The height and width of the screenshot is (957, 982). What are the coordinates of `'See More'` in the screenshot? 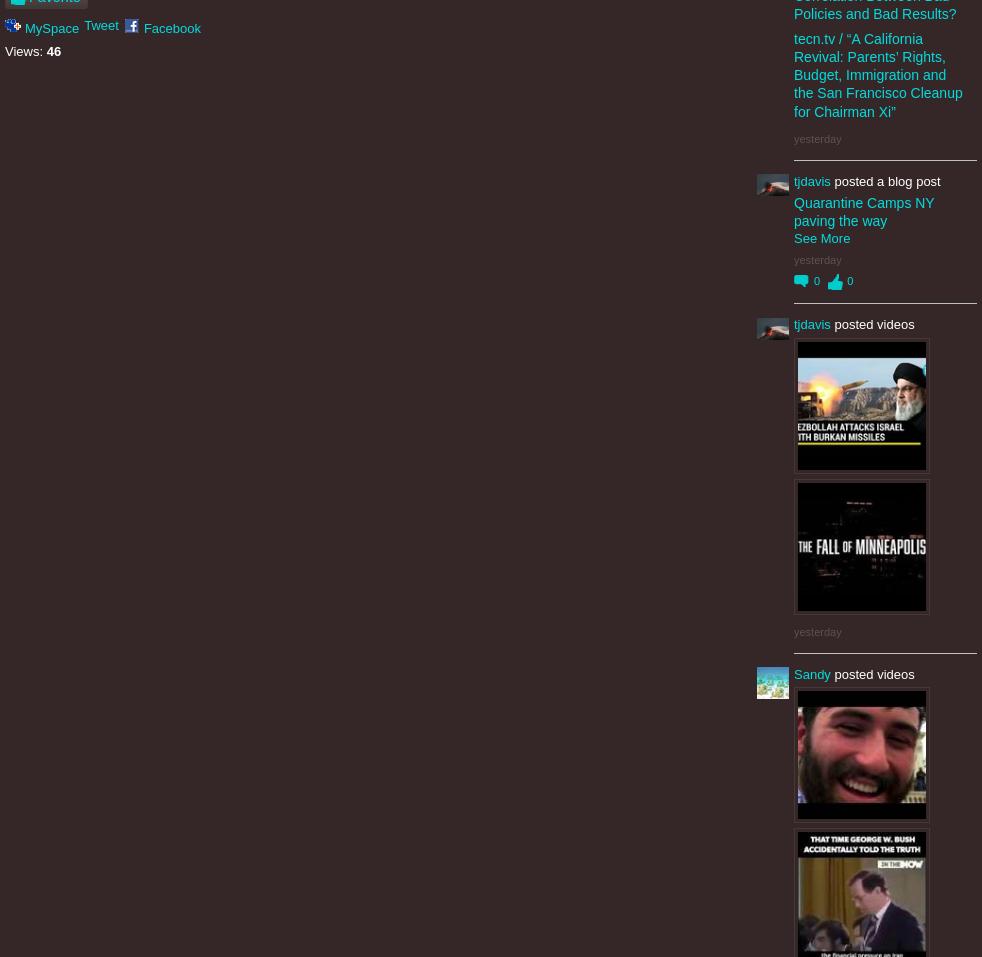 It's located at (822, 236).